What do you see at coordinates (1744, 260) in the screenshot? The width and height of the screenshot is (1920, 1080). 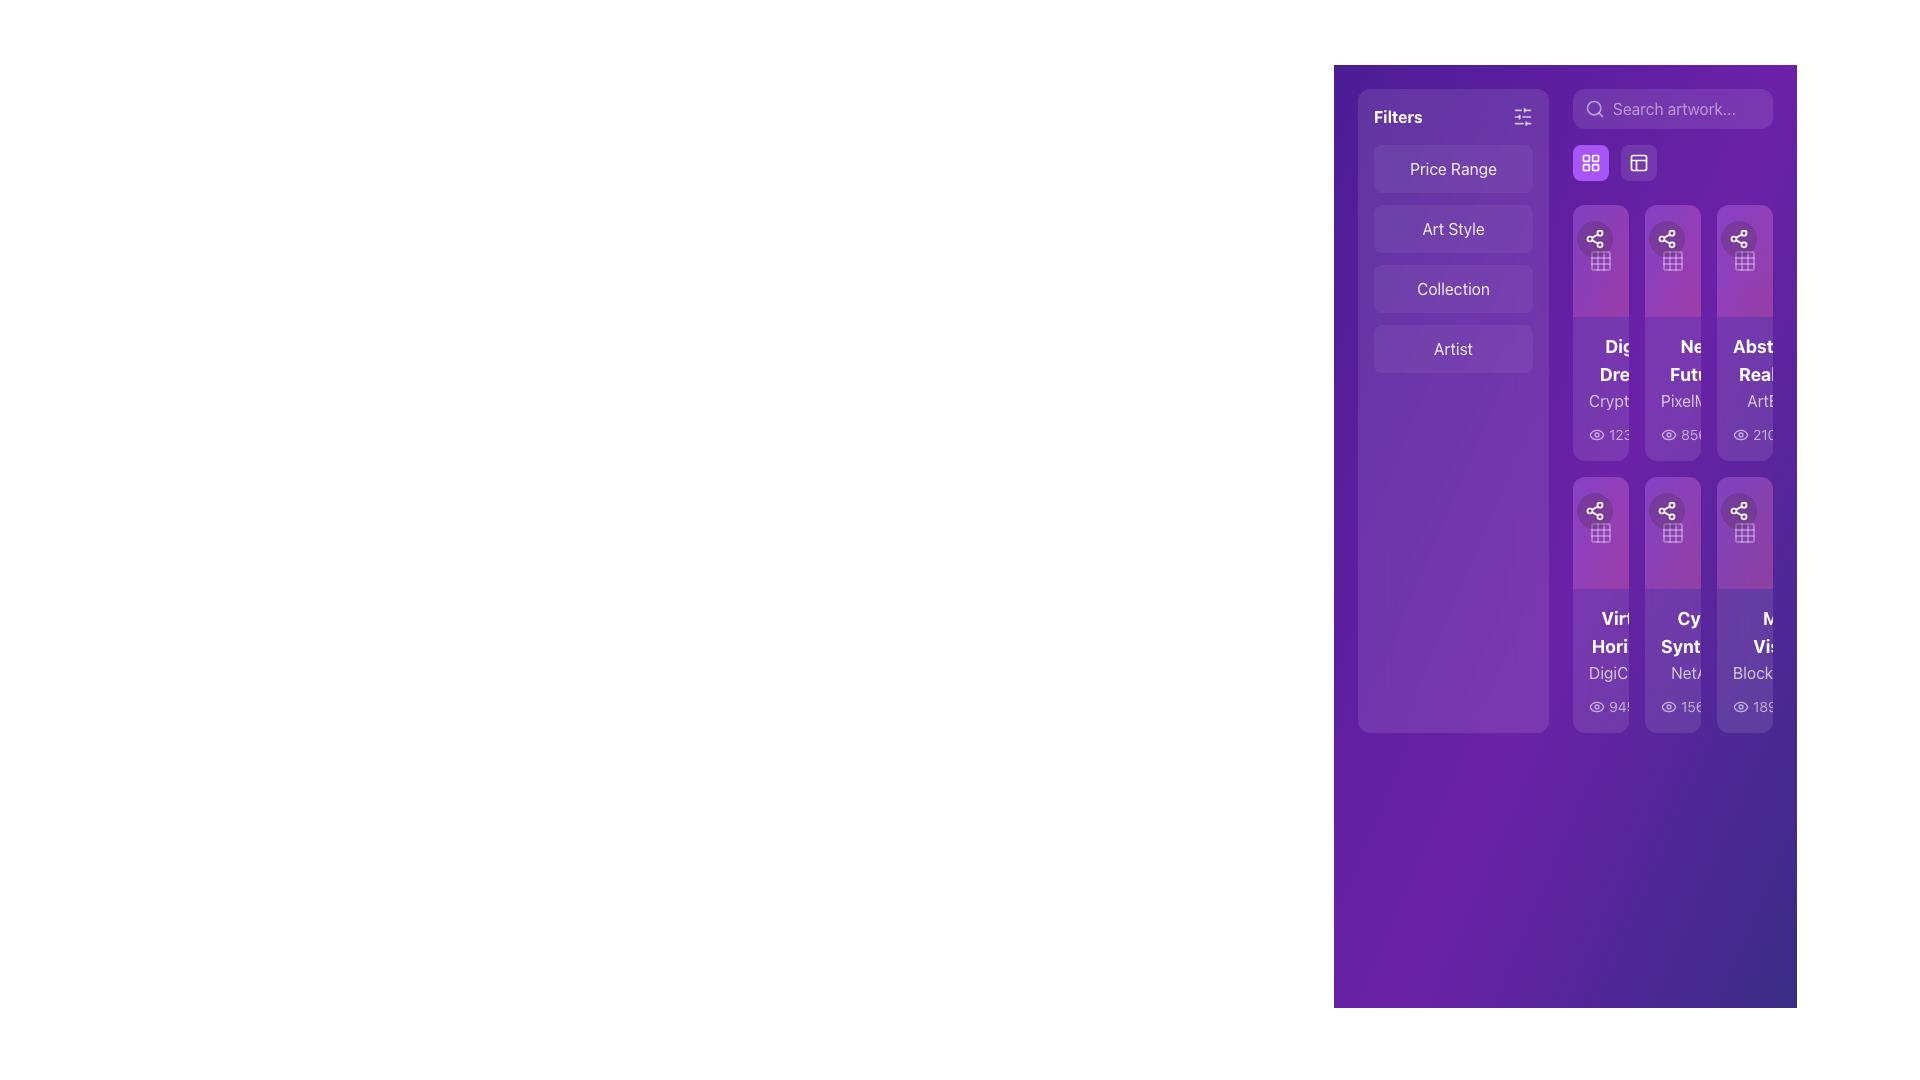 I see `the top-left cell of the grid icon component` at bounding box center [1744, 260].